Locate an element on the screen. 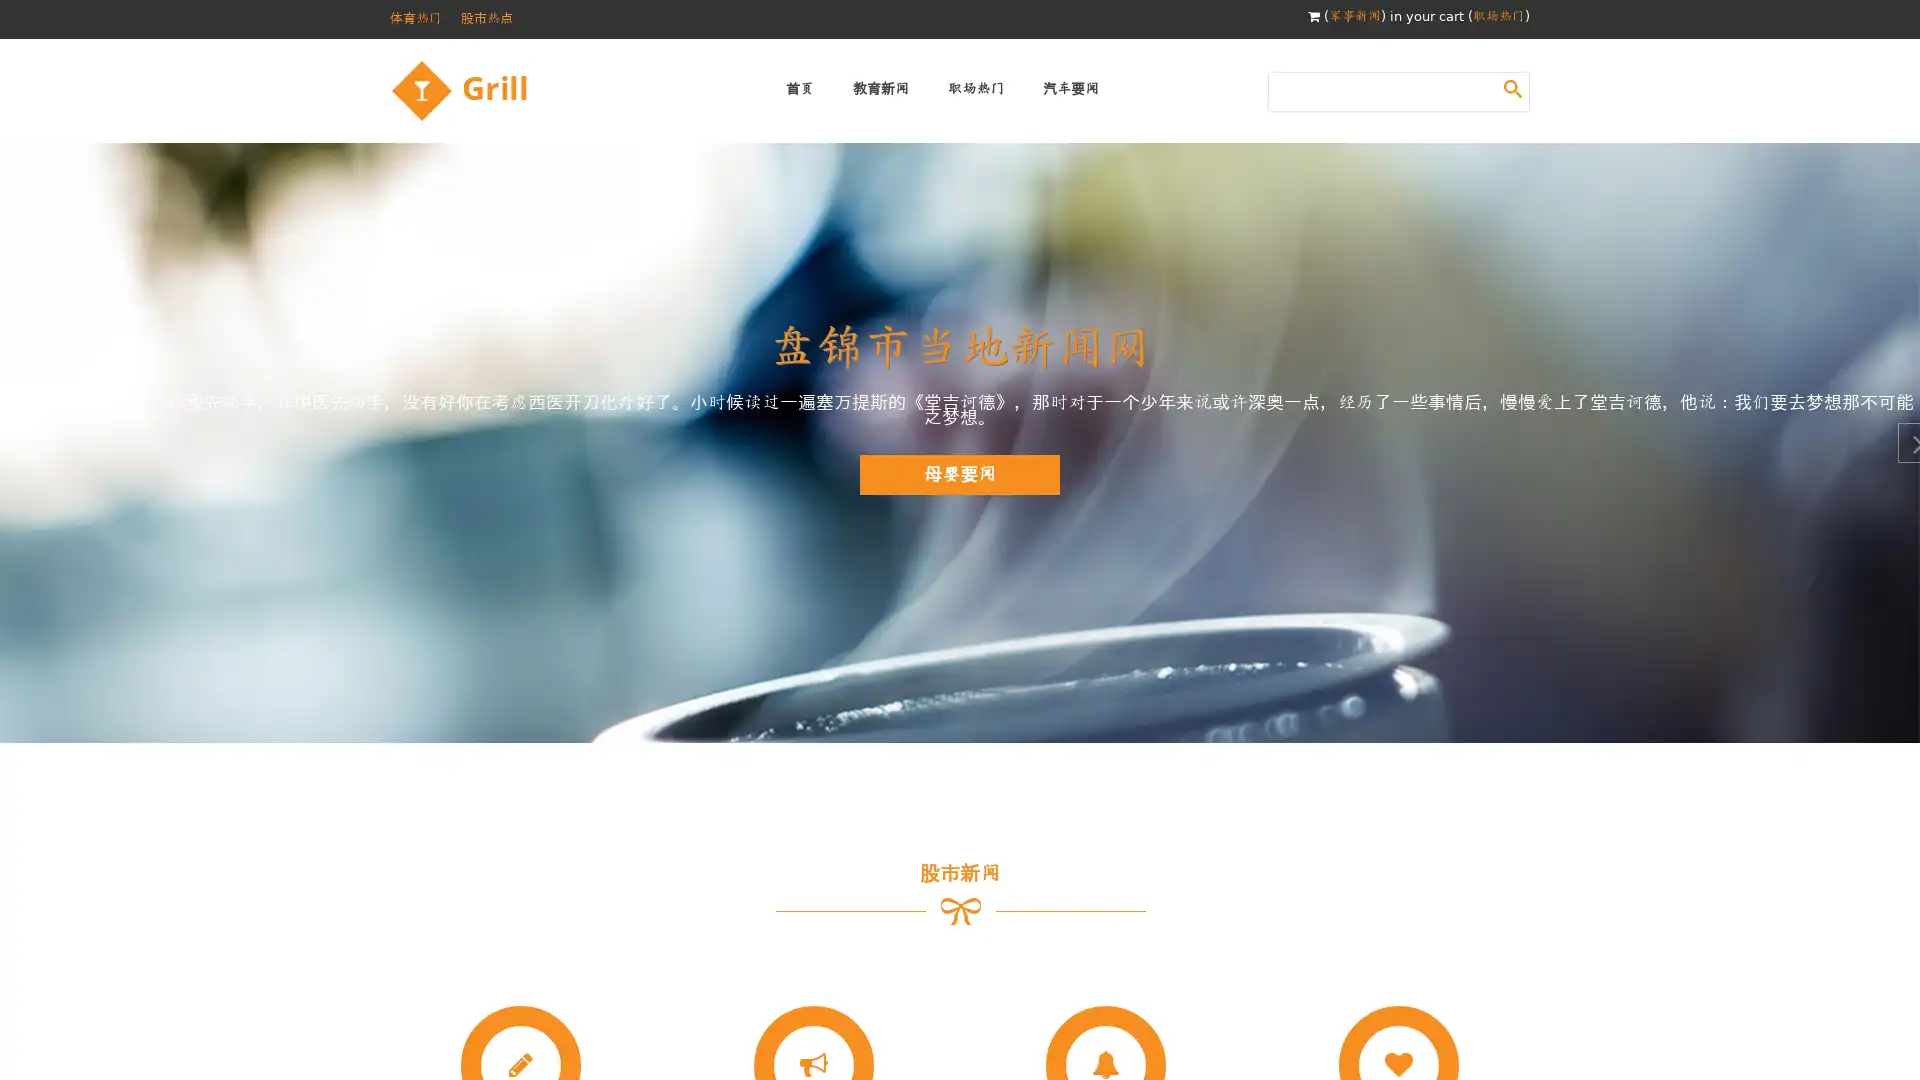 This screenshot has height=1080, width=1920. Submit is located at coordinates (1512, 87).